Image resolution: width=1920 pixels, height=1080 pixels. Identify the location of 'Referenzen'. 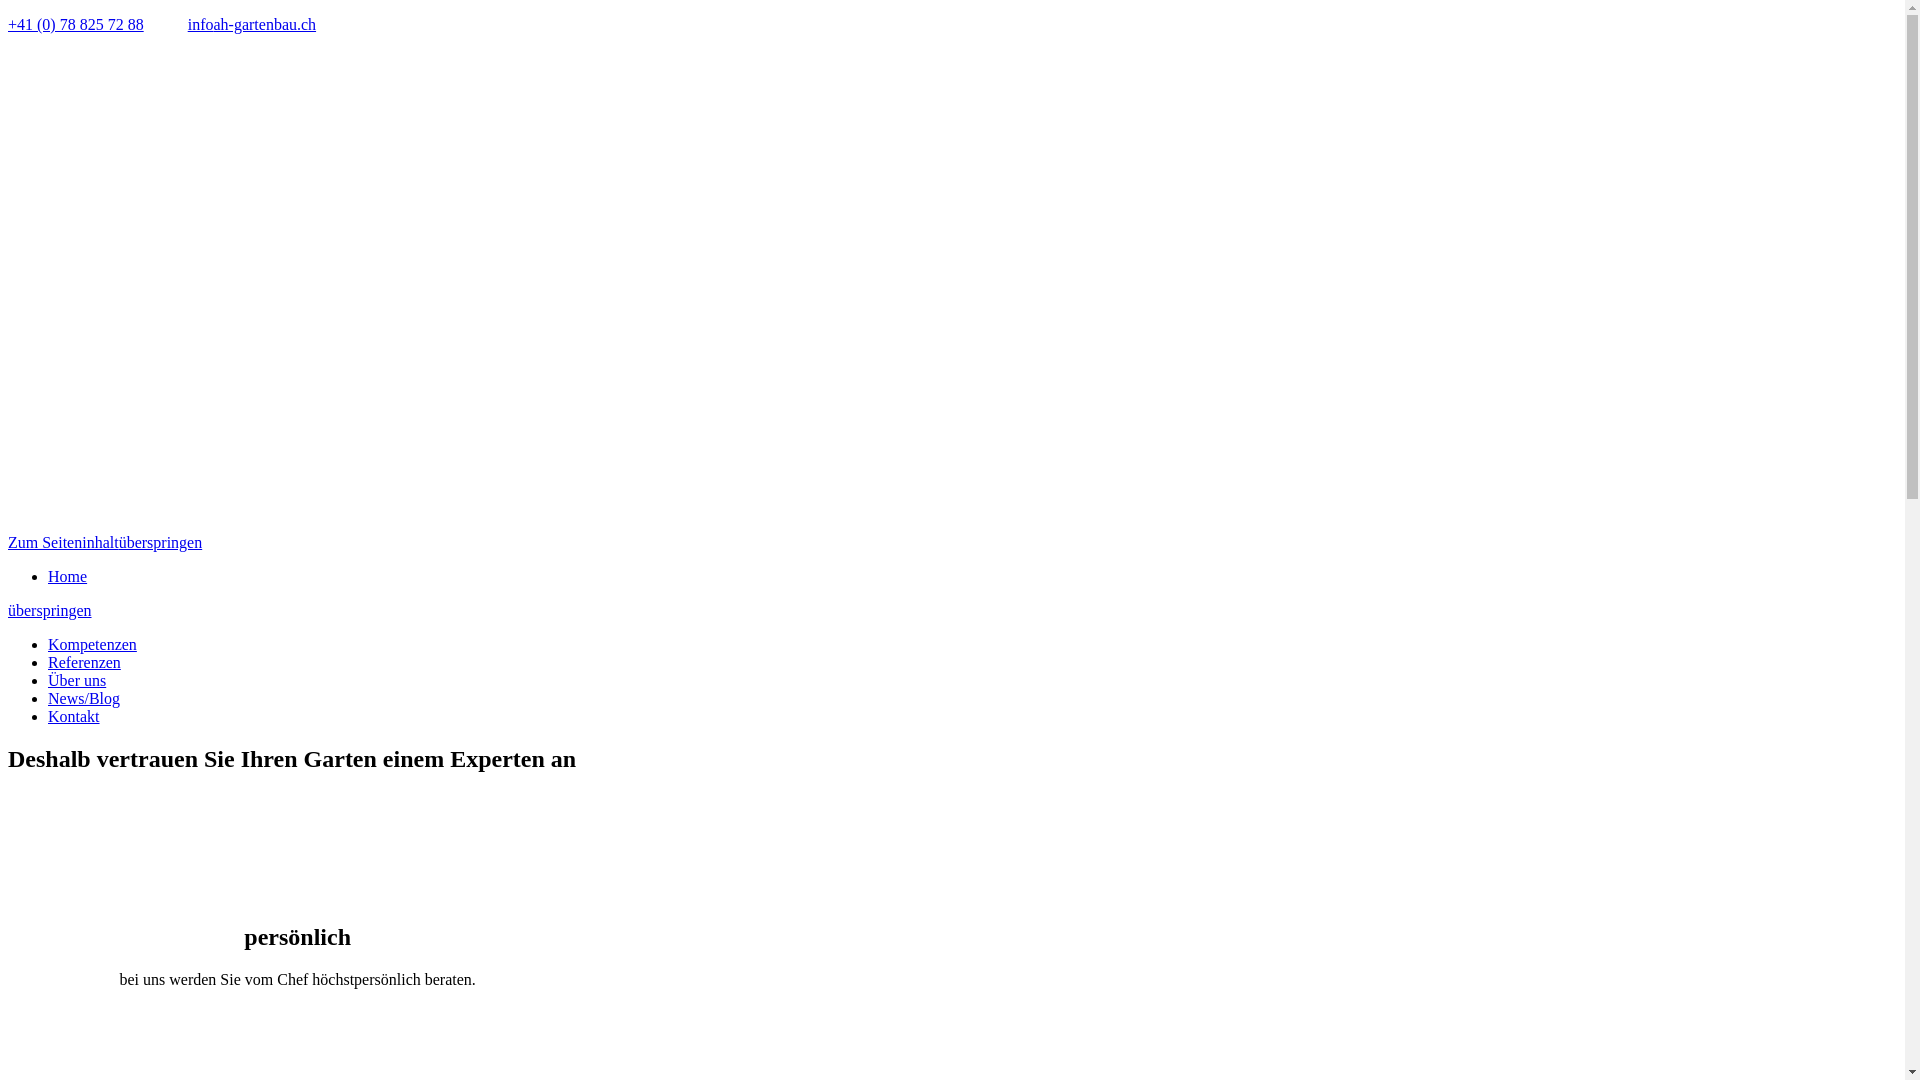
(83, 662).